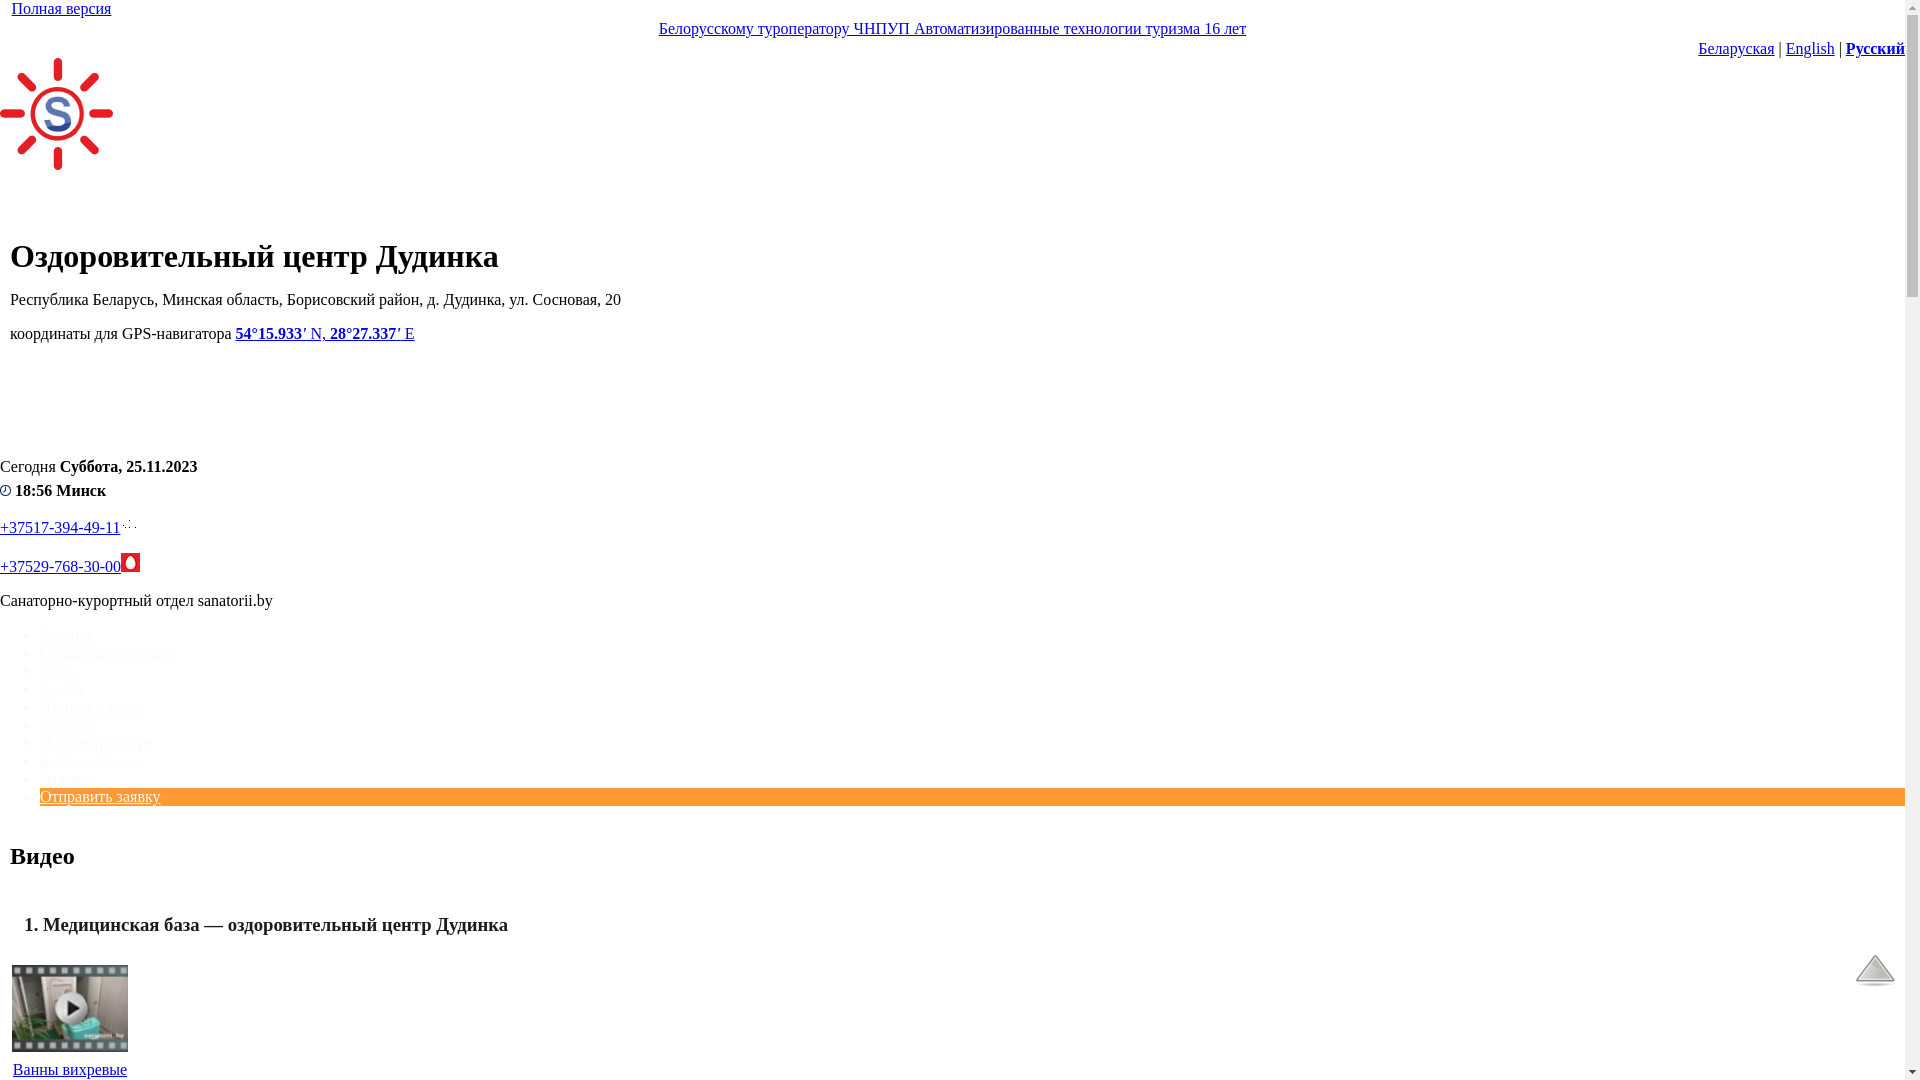 Image resolution: width=1920 pixels, height=1080 pixels. What do you see at coordinates (60, 566) in the screenshot?
I see `'+37529-768-30-00'` at bounding box center [60, 566].